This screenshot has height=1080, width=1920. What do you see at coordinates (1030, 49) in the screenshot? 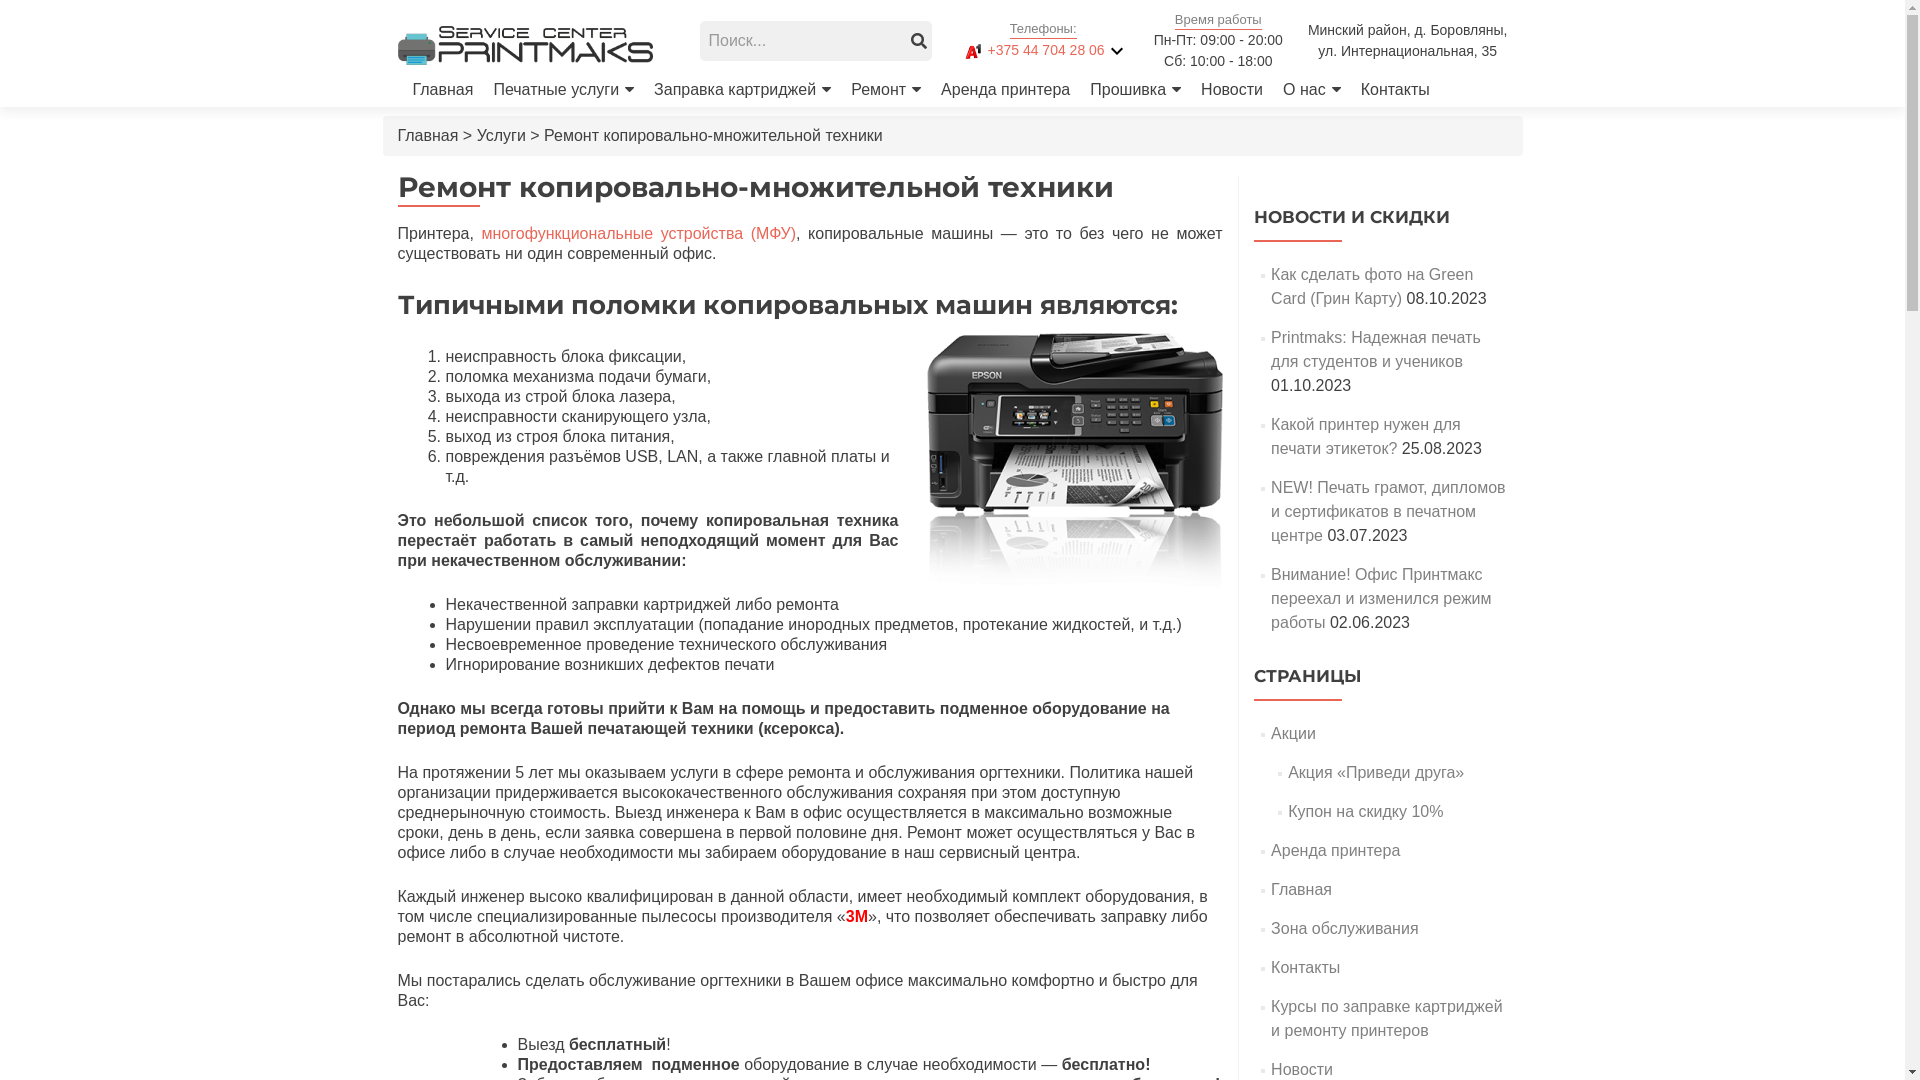
I see `'+375 44 704 28 06'` at bounding box center [1030, 49].